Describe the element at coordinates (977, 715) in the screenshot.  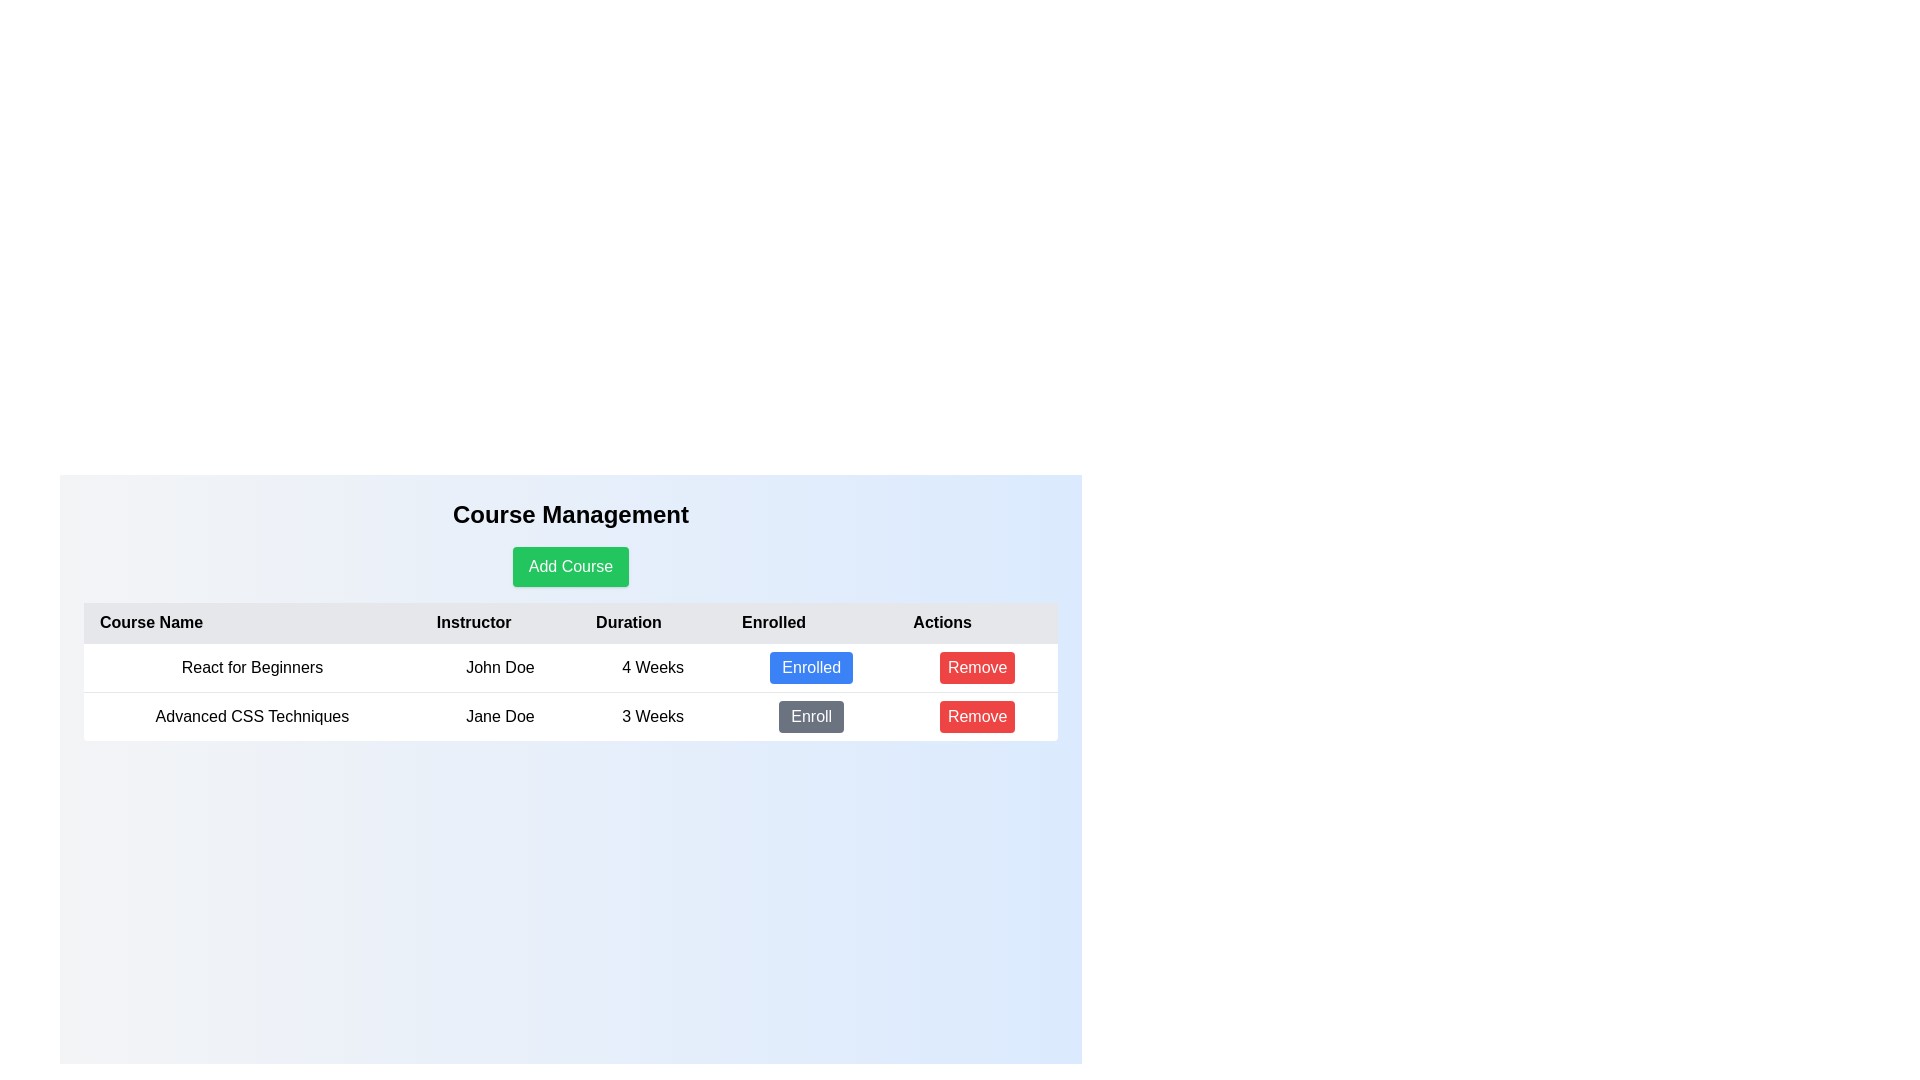
I see `the button located in the 'Actions' column of the second row, which allows the user to remove the associated course or entry from the table` at that location.